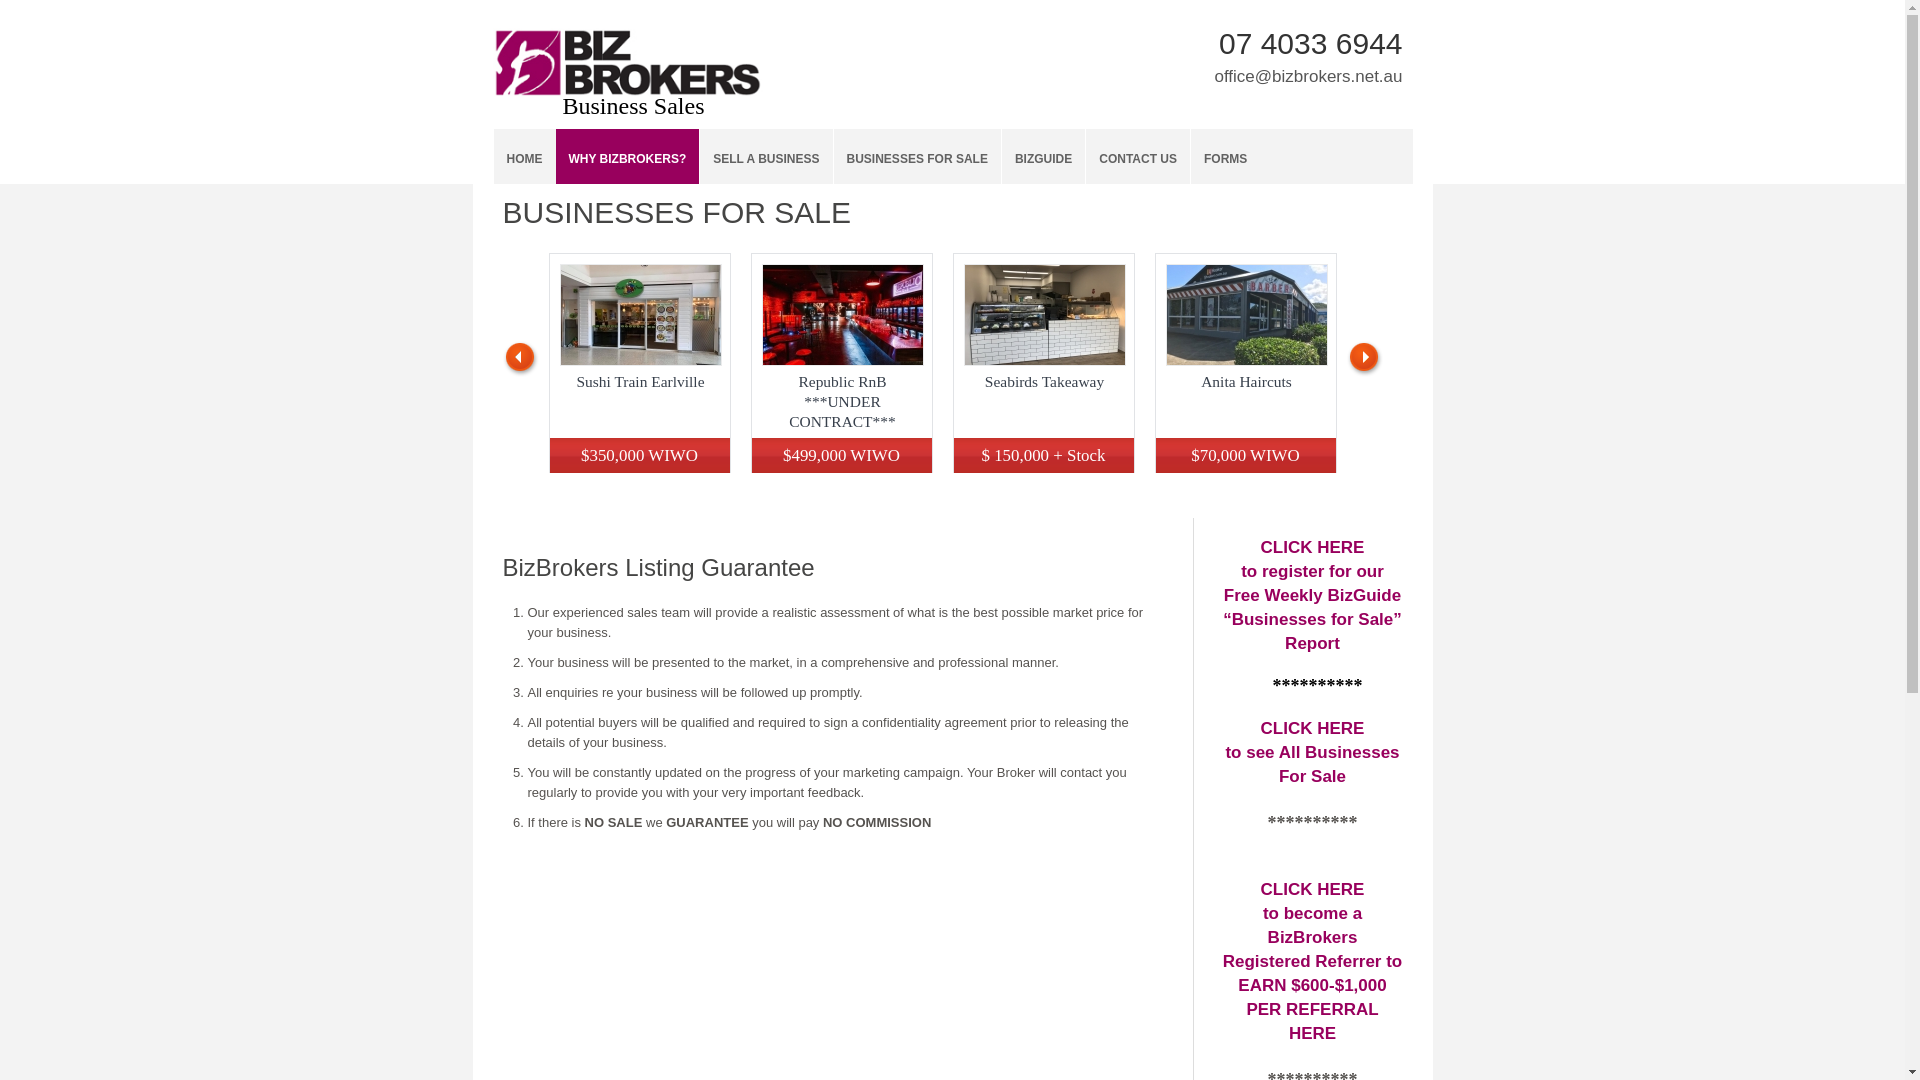 This screenshot has height=1080, width=1920. Describe the element at coordinates (842, 401) in the screenshot. I see `'Republic RnB ***UNDER CONTRACT***'` at that location.